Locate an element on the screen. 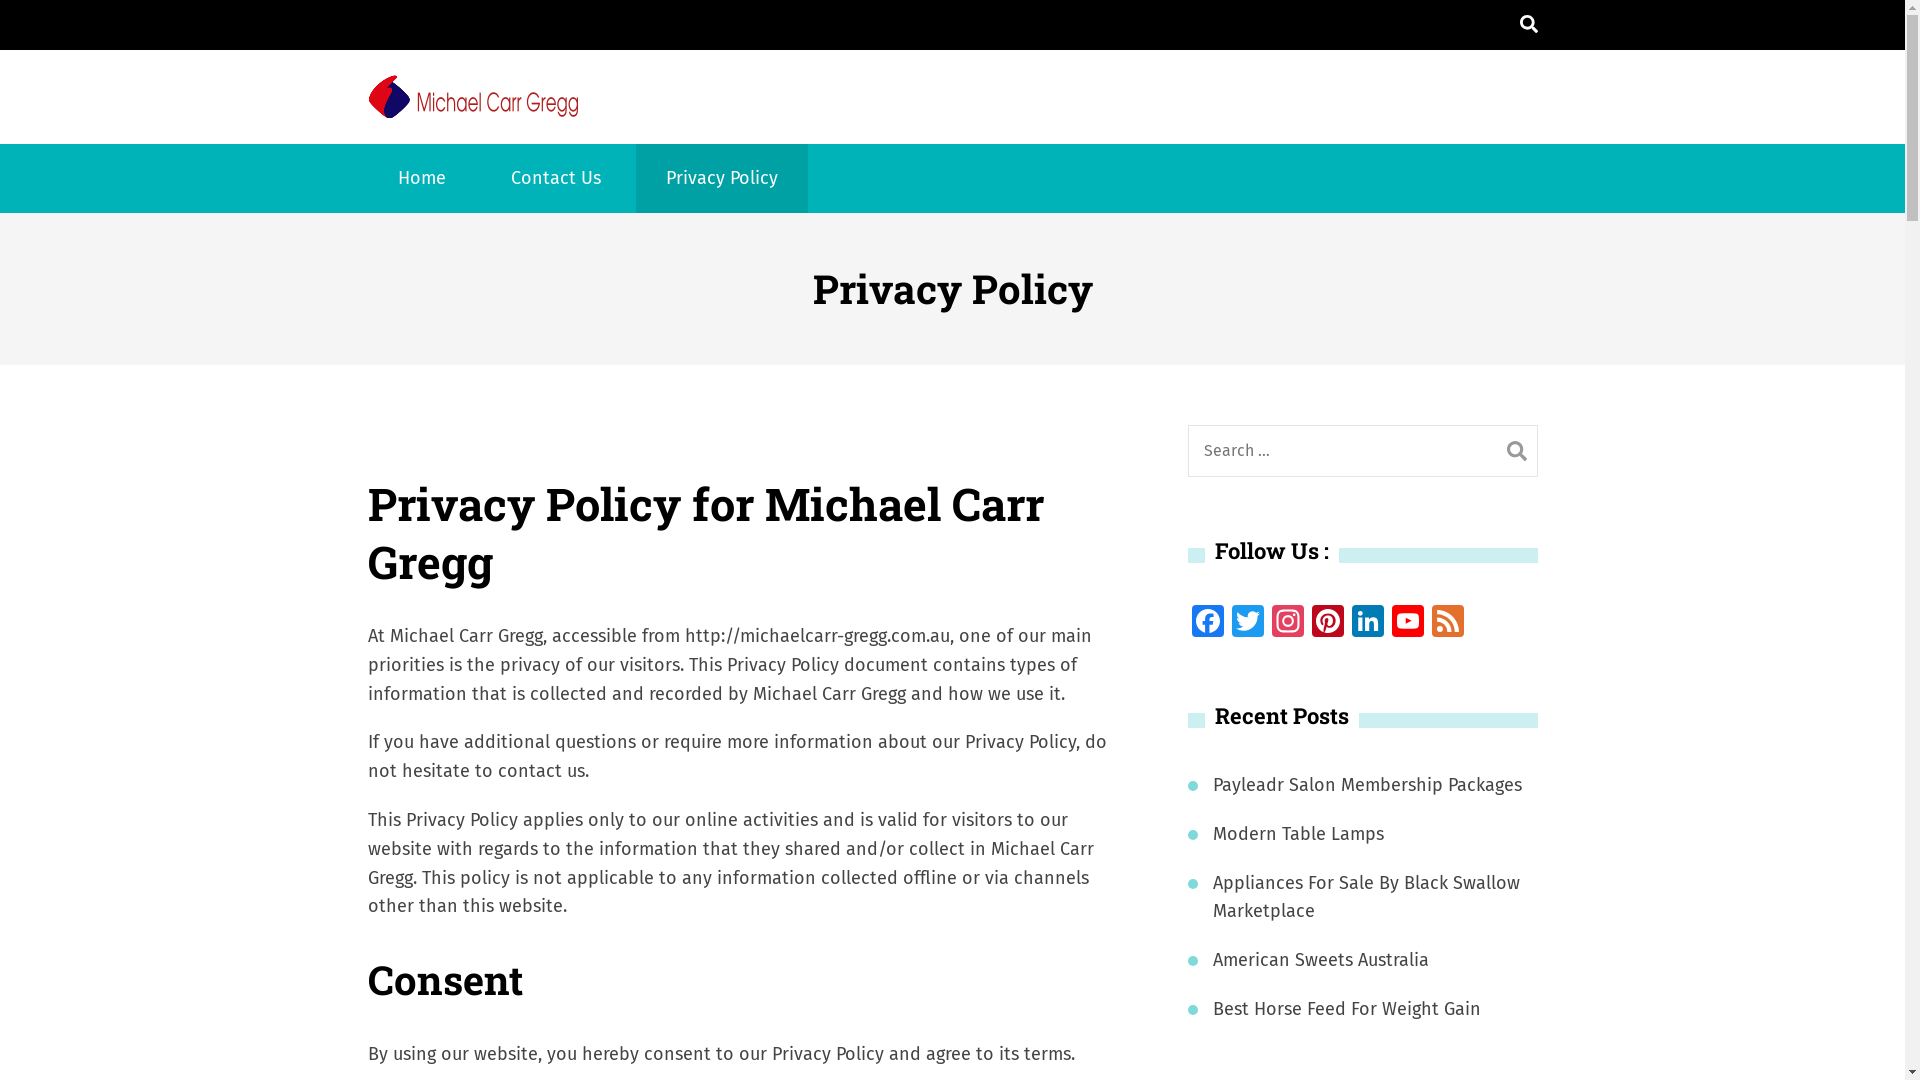  'Search' is located at coordinates (1516, 451).